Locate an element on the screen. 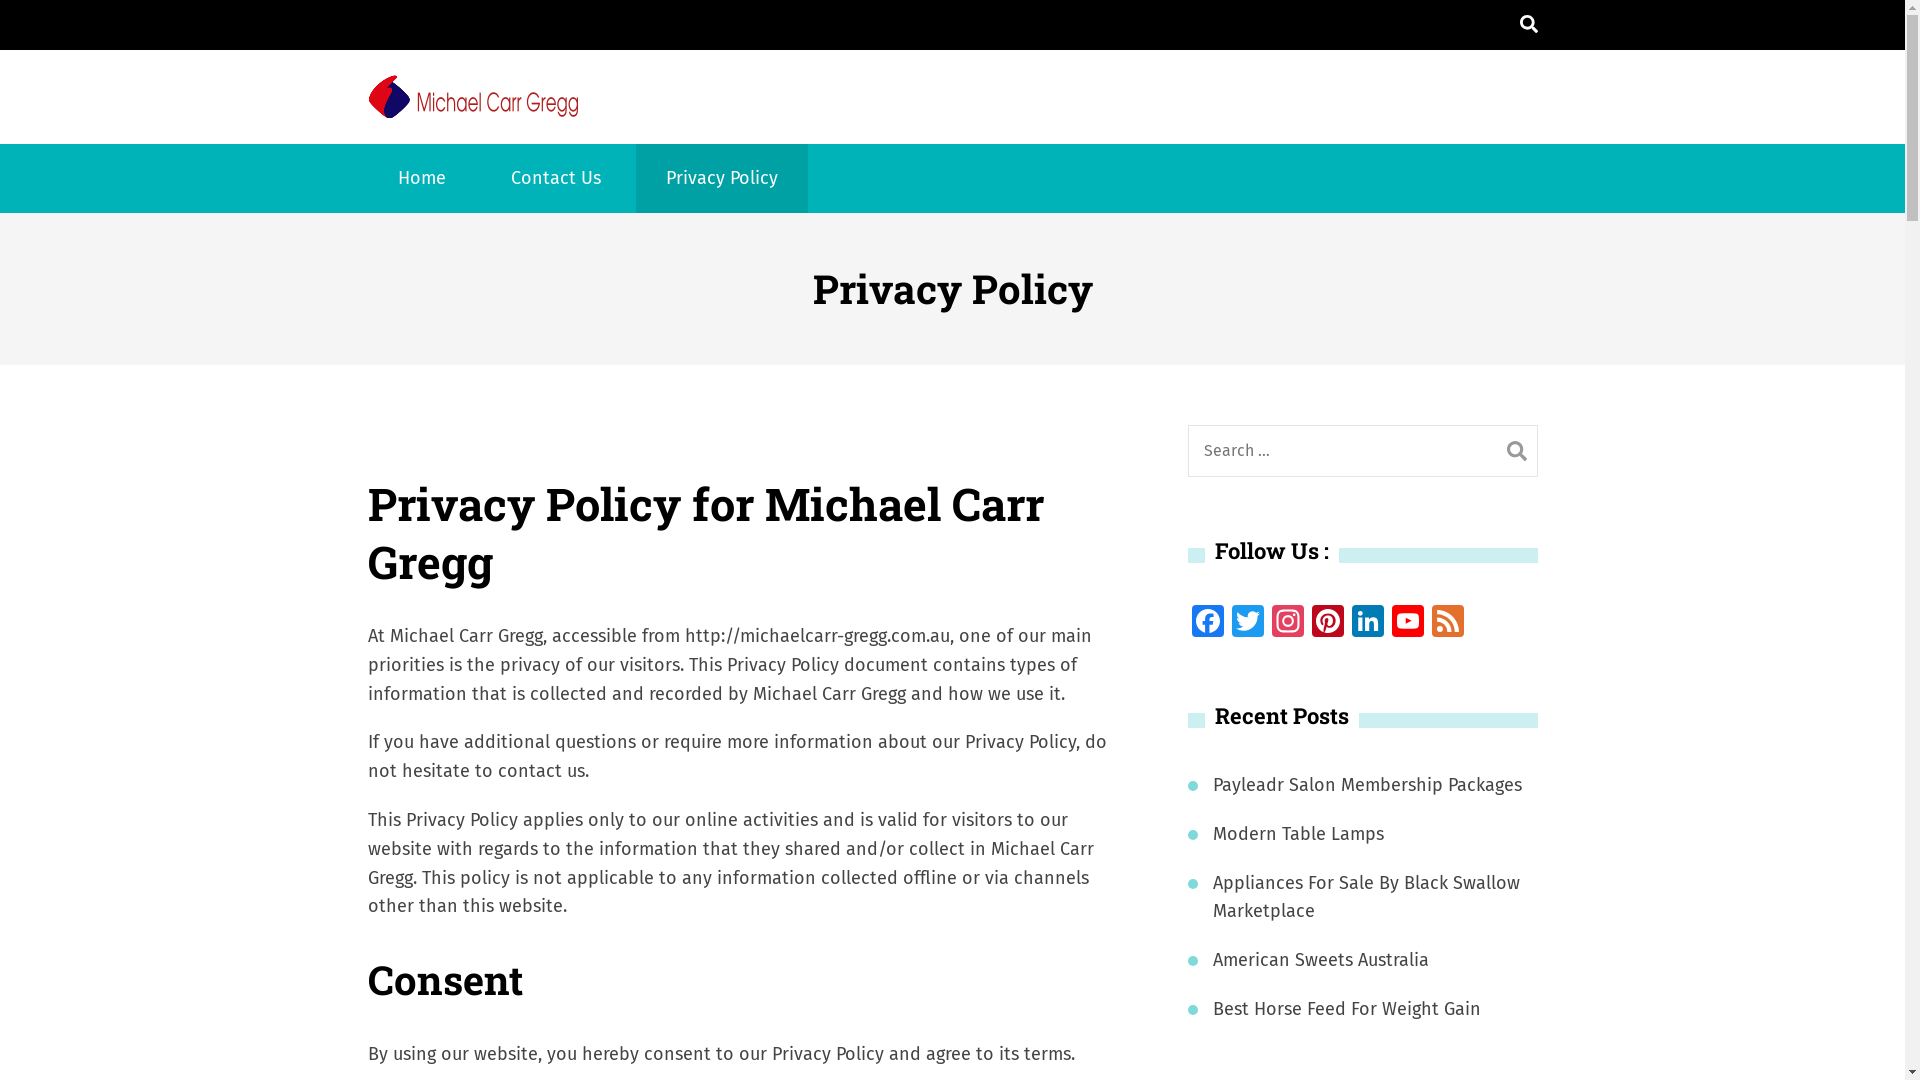  'Search' is located at coordinates (1516, 451).